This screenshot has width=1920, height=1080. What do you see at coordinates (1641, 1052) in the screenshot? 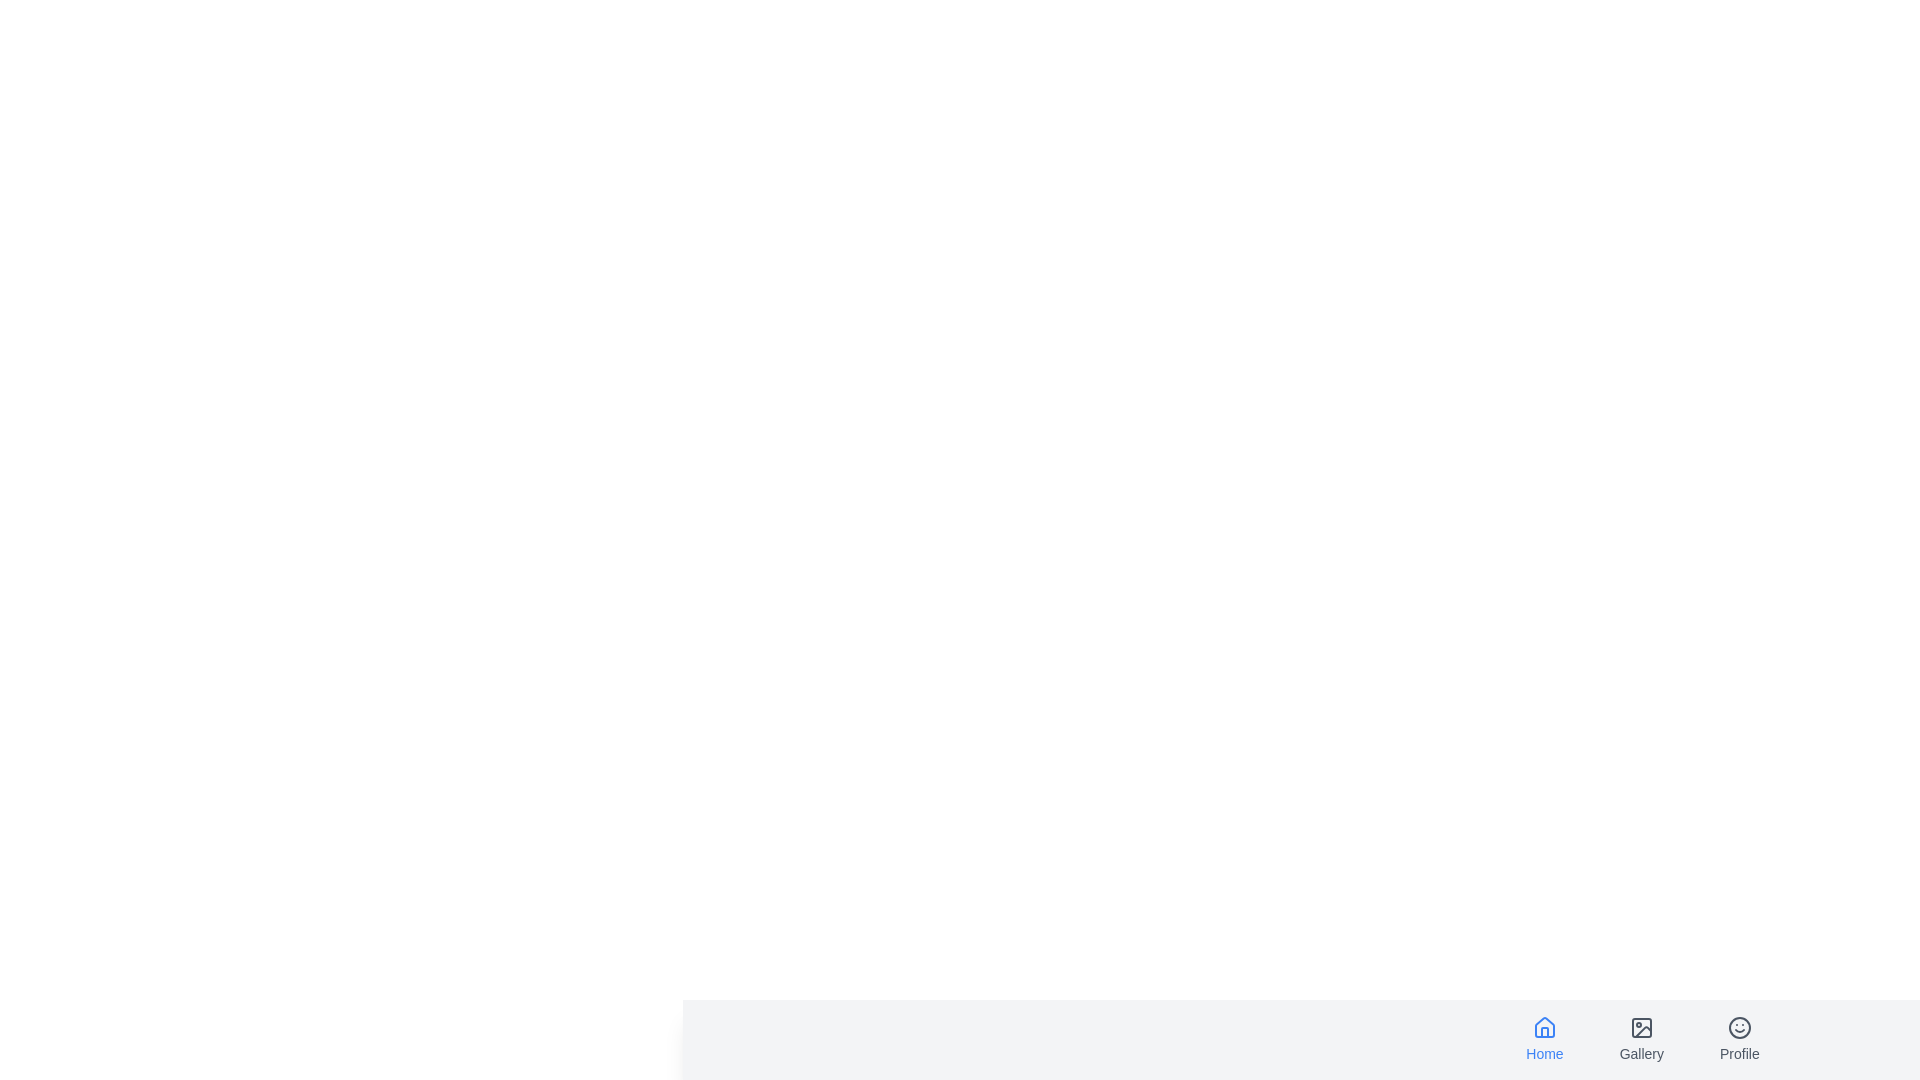
I see `the text label Gallery of the navigation item` at bounding box center [1641, 1052].